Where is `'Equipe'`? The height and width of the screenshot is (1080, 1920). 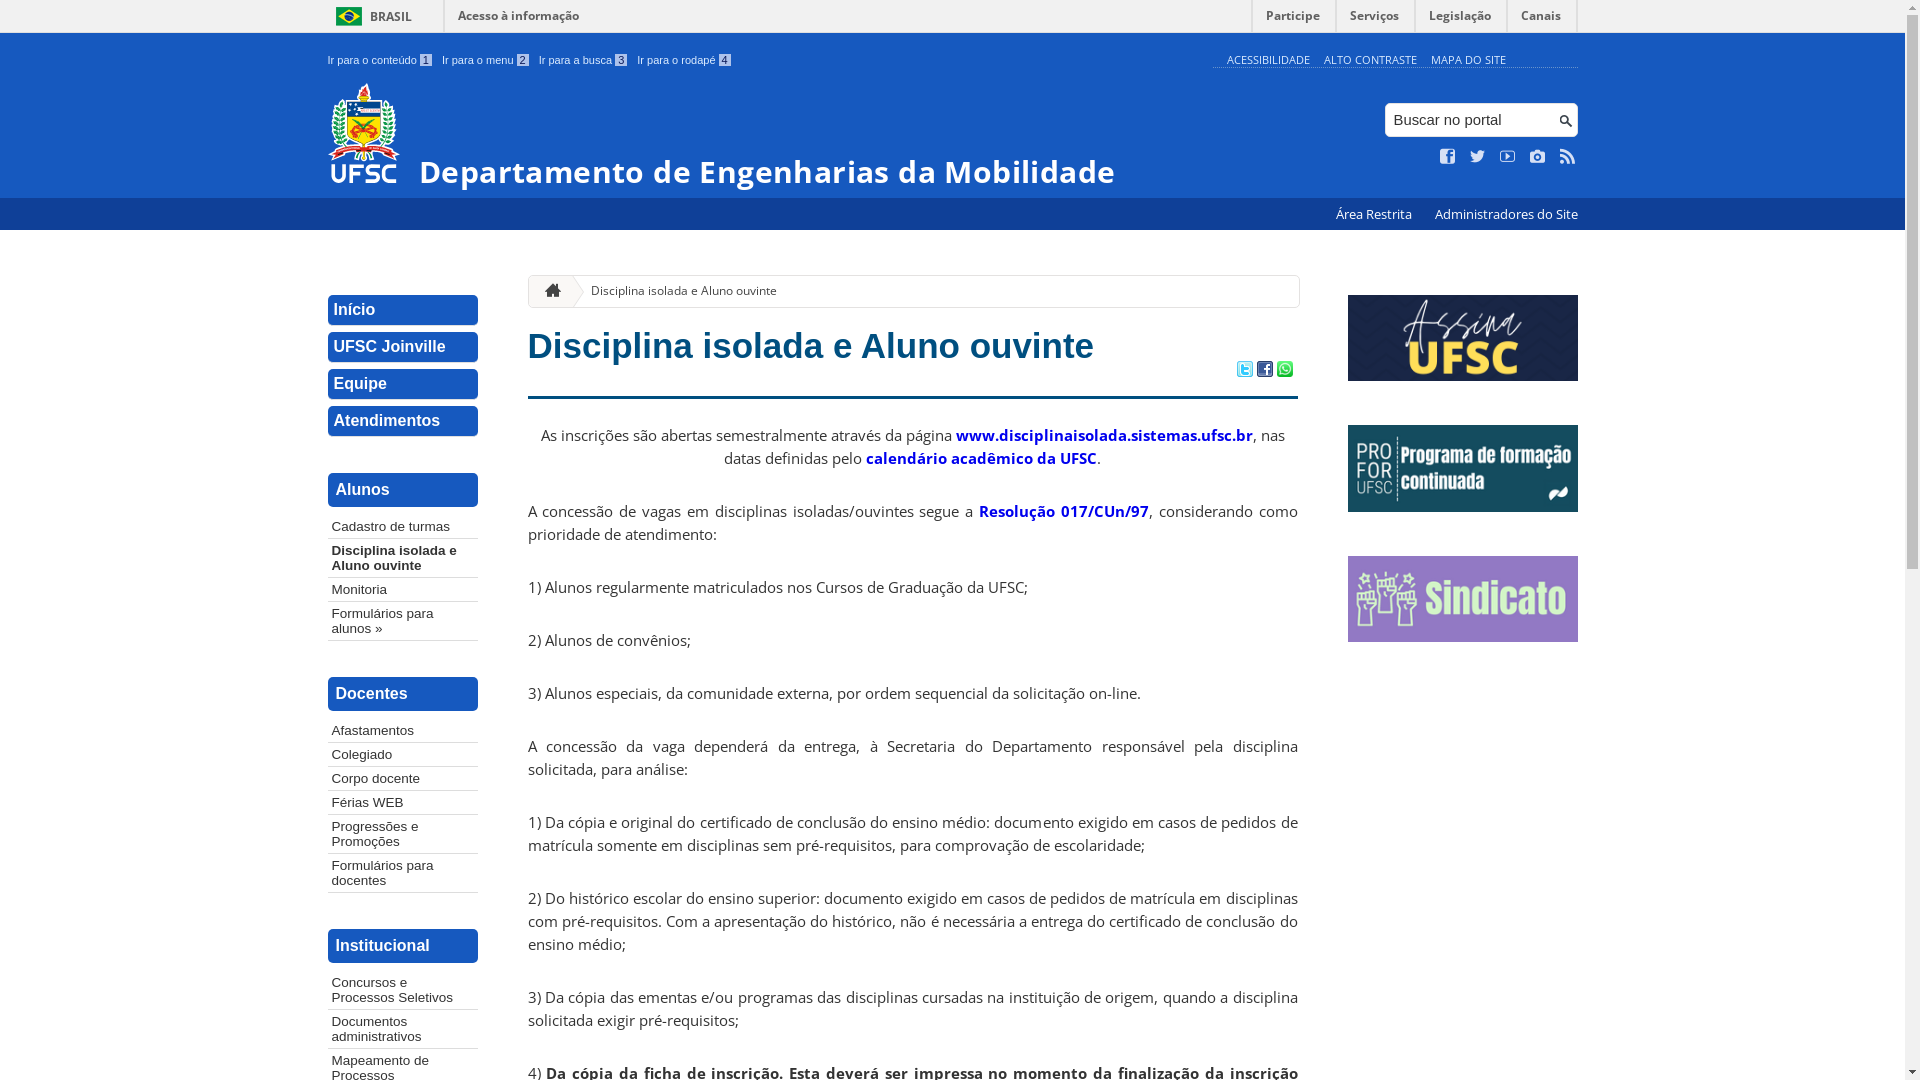 'Equipe' is located at coordinates (402, 384).